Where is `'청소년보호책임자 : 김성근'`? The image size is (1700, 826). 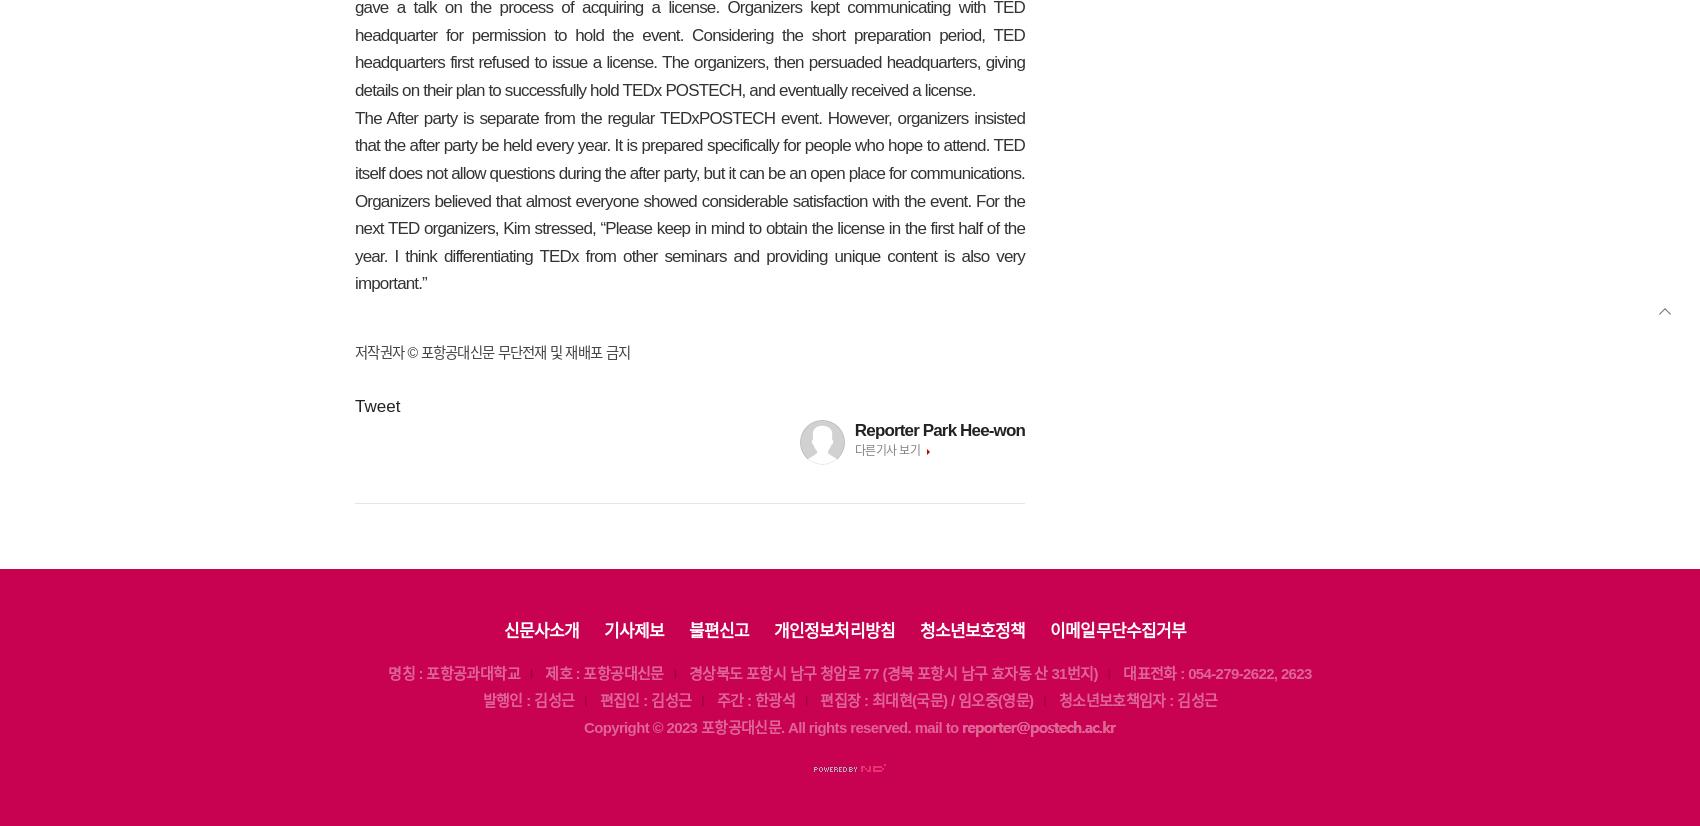 '청소년보호책임자 : 김성근' is located at coordinates (1137, 699).